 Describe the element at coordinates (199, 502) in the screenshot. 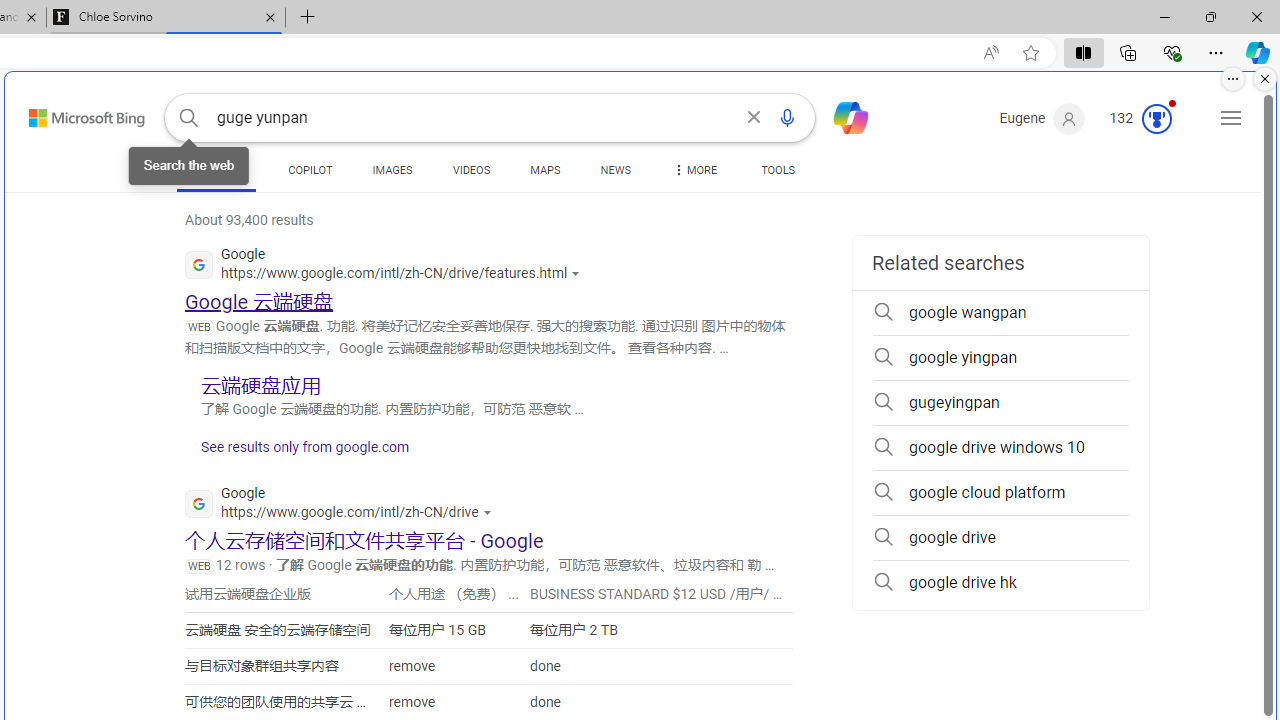

I see `'Global web icon'` at that location.